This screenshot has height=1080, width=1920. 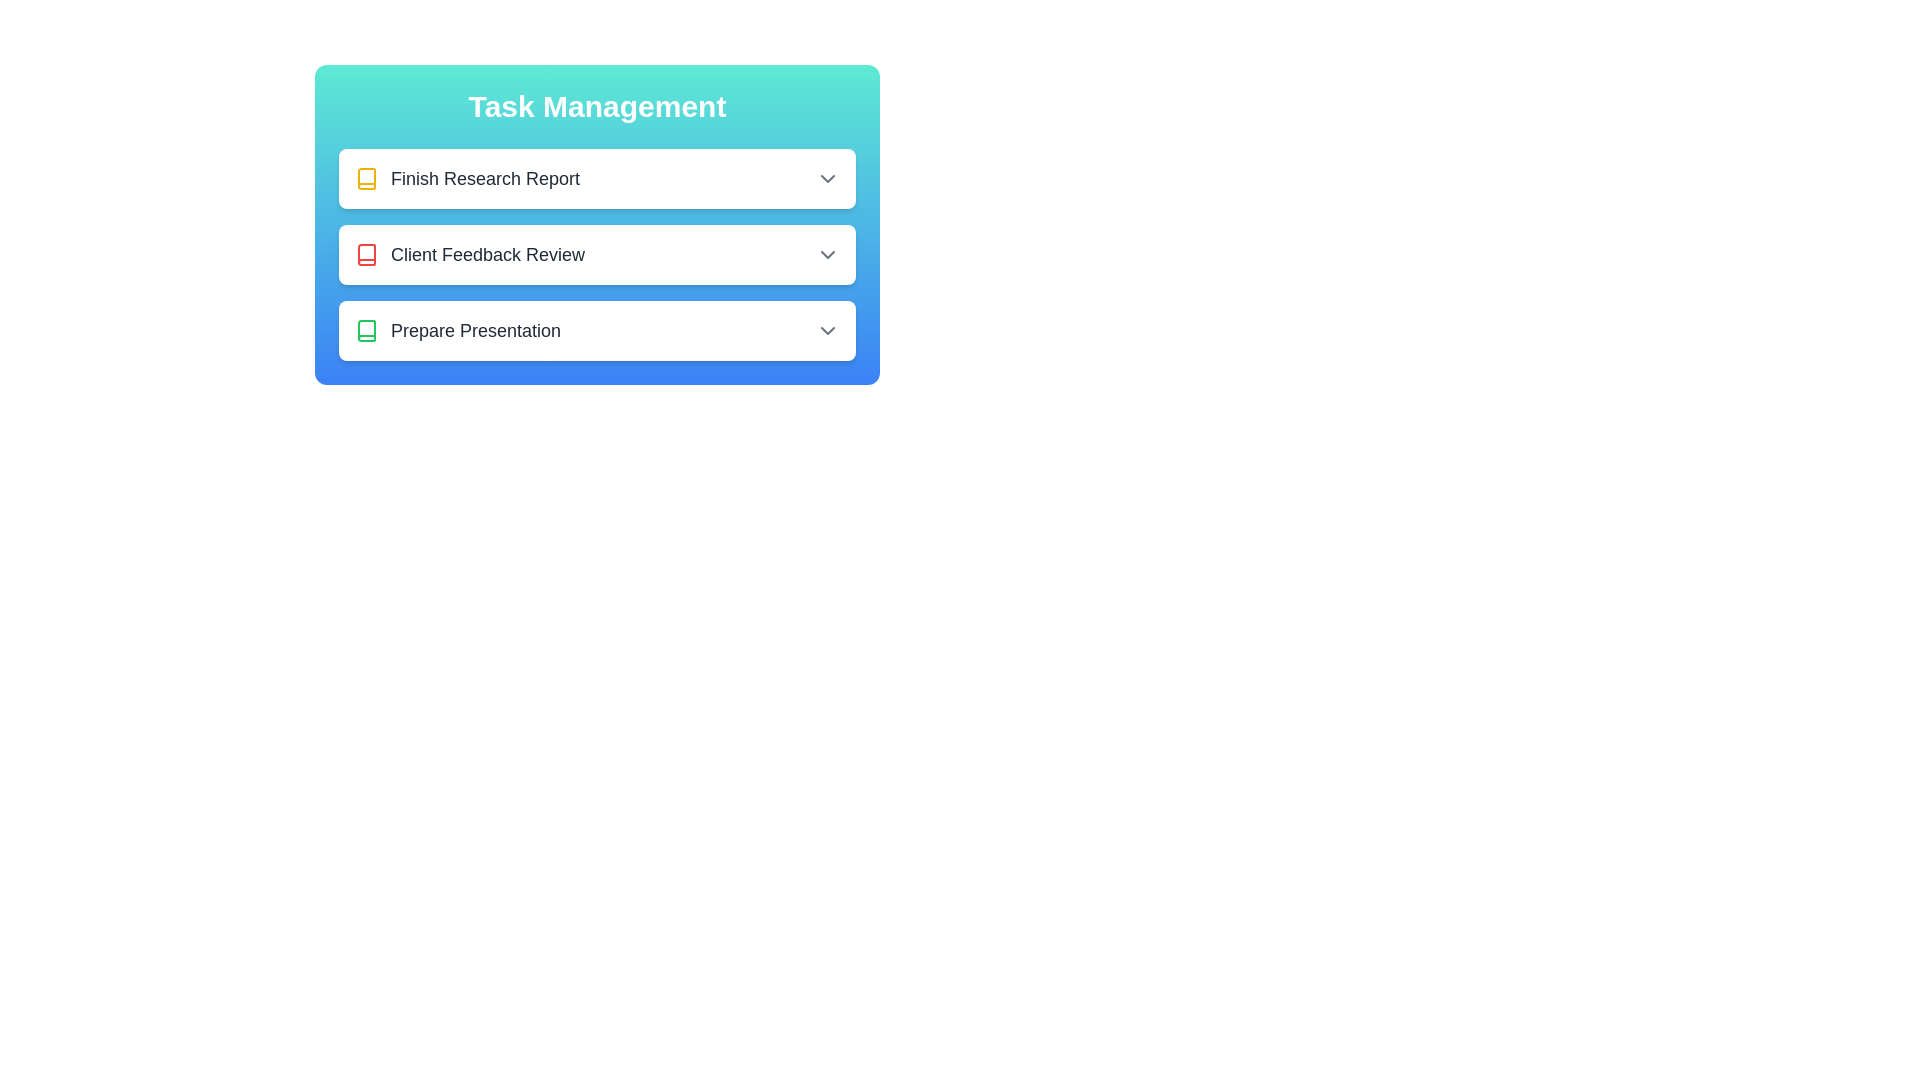 What do you see at coordinates (366, 330) in the screenshot?
I see `the status icon for the task Prepare Presentation` at bounding box center [366, 330].